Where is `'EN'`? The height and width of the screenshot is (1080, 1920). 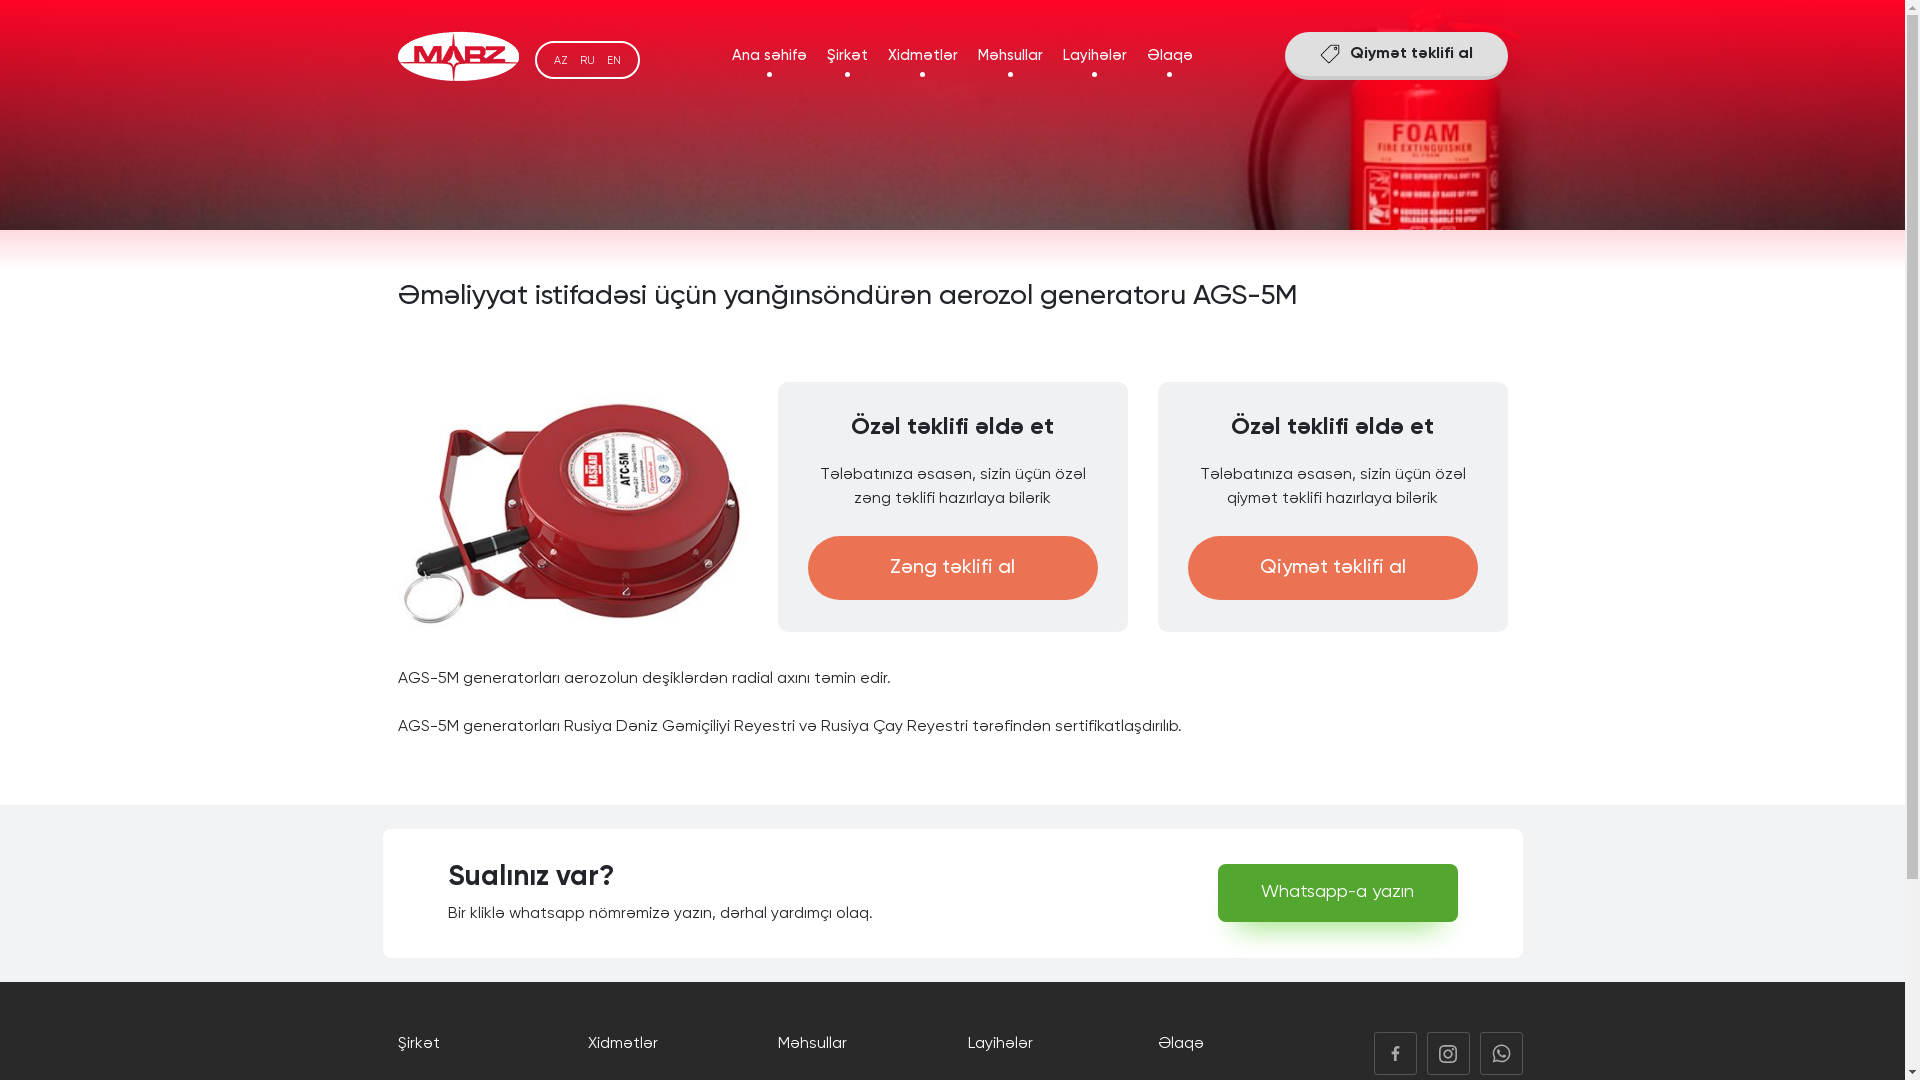
'EN' is located at coordinates (604, 59).